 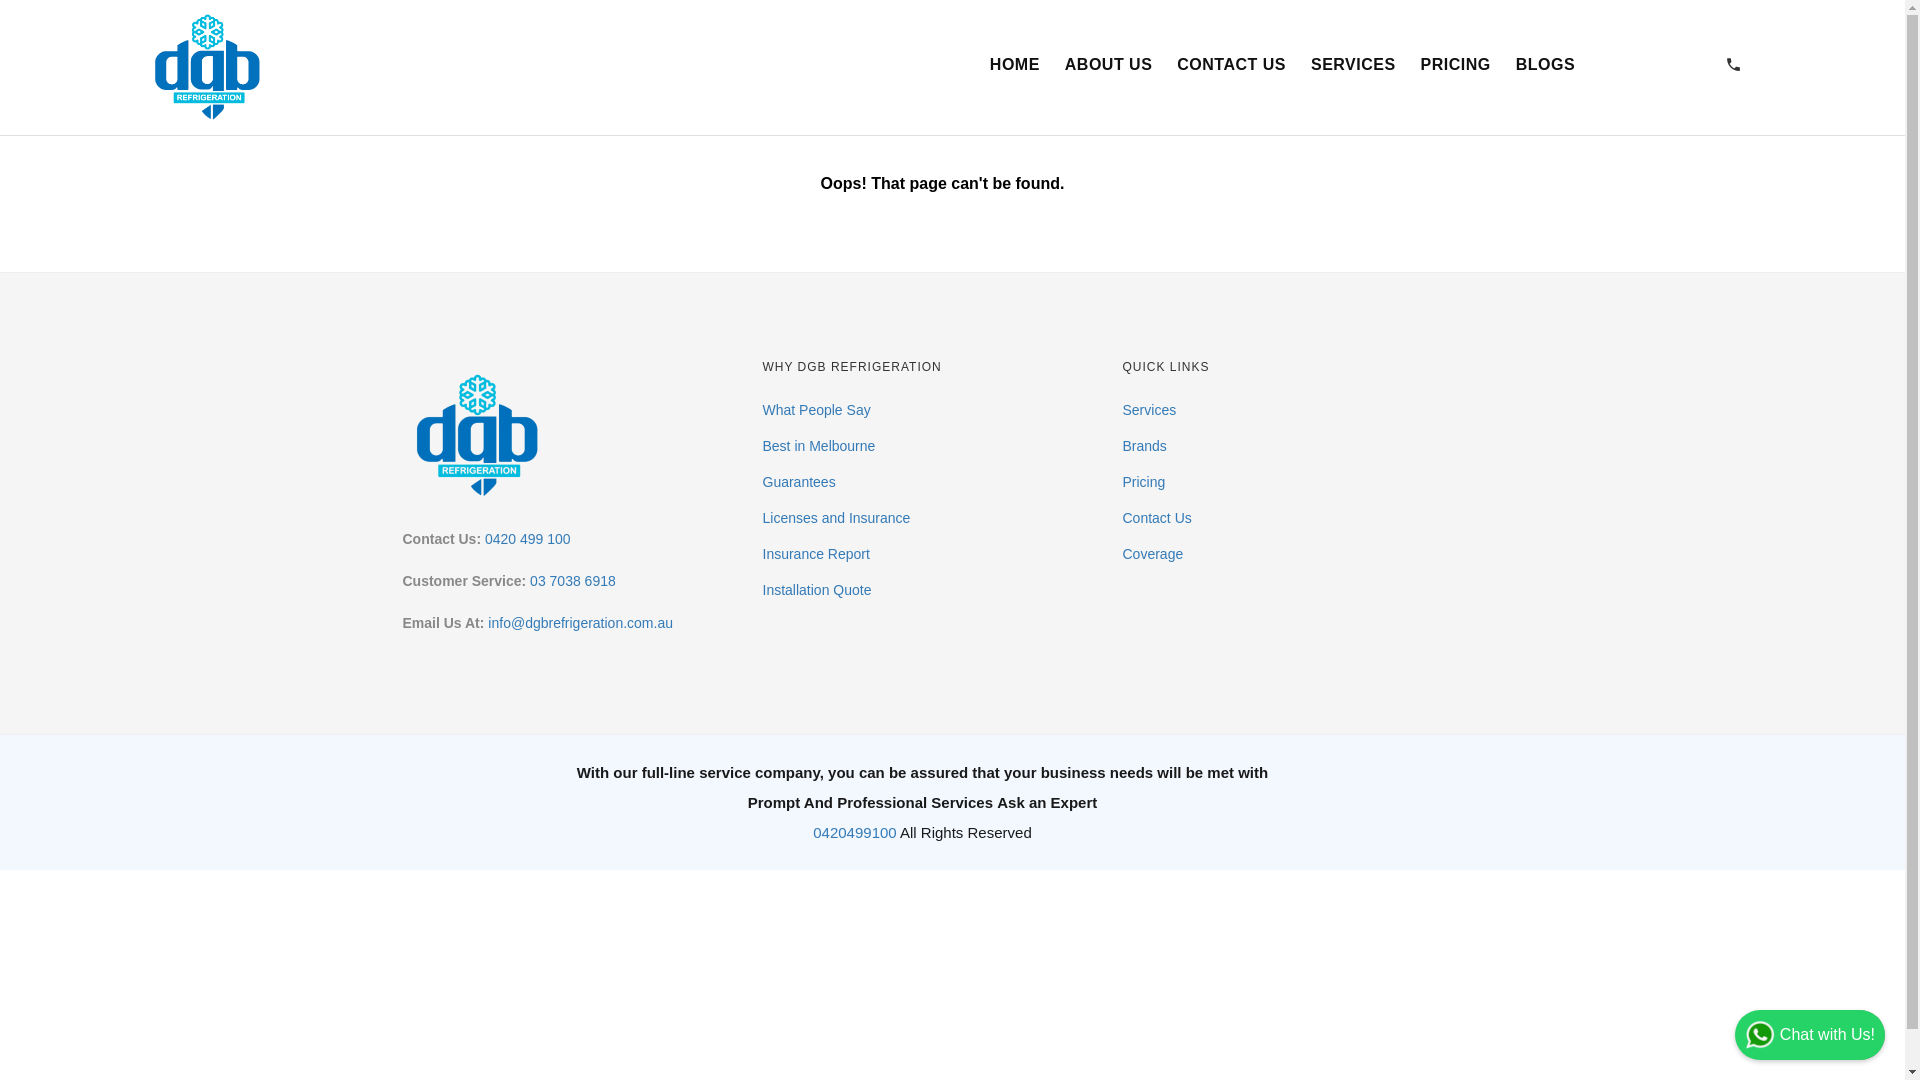 What do you see at coordinates (571, 581) in the screenshot?
I see `'03 7038 6918'` at bounding box center [571, 581].